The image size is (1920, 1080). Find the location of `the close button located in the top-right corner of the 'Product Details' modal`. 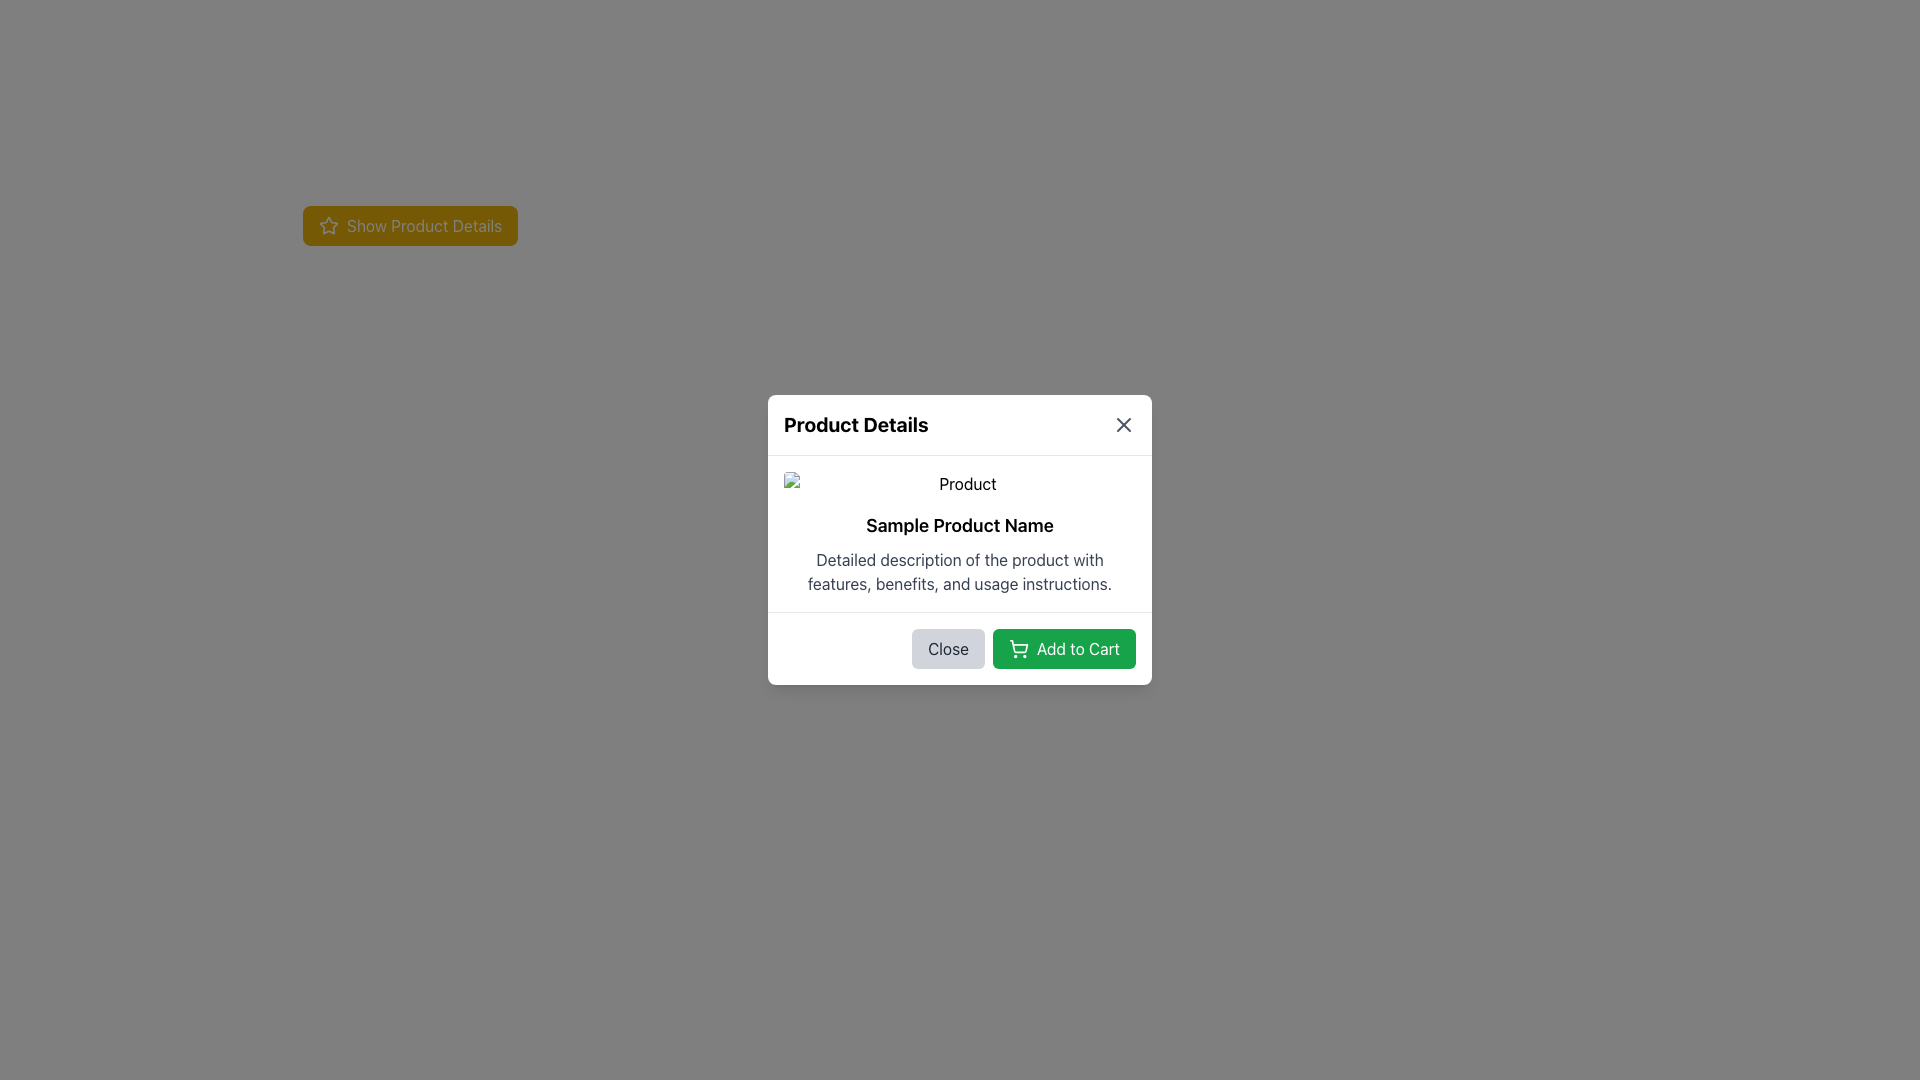

the close button located in the top-right corner of the 'Product Details' modal is located at coordinates (1123, 423).